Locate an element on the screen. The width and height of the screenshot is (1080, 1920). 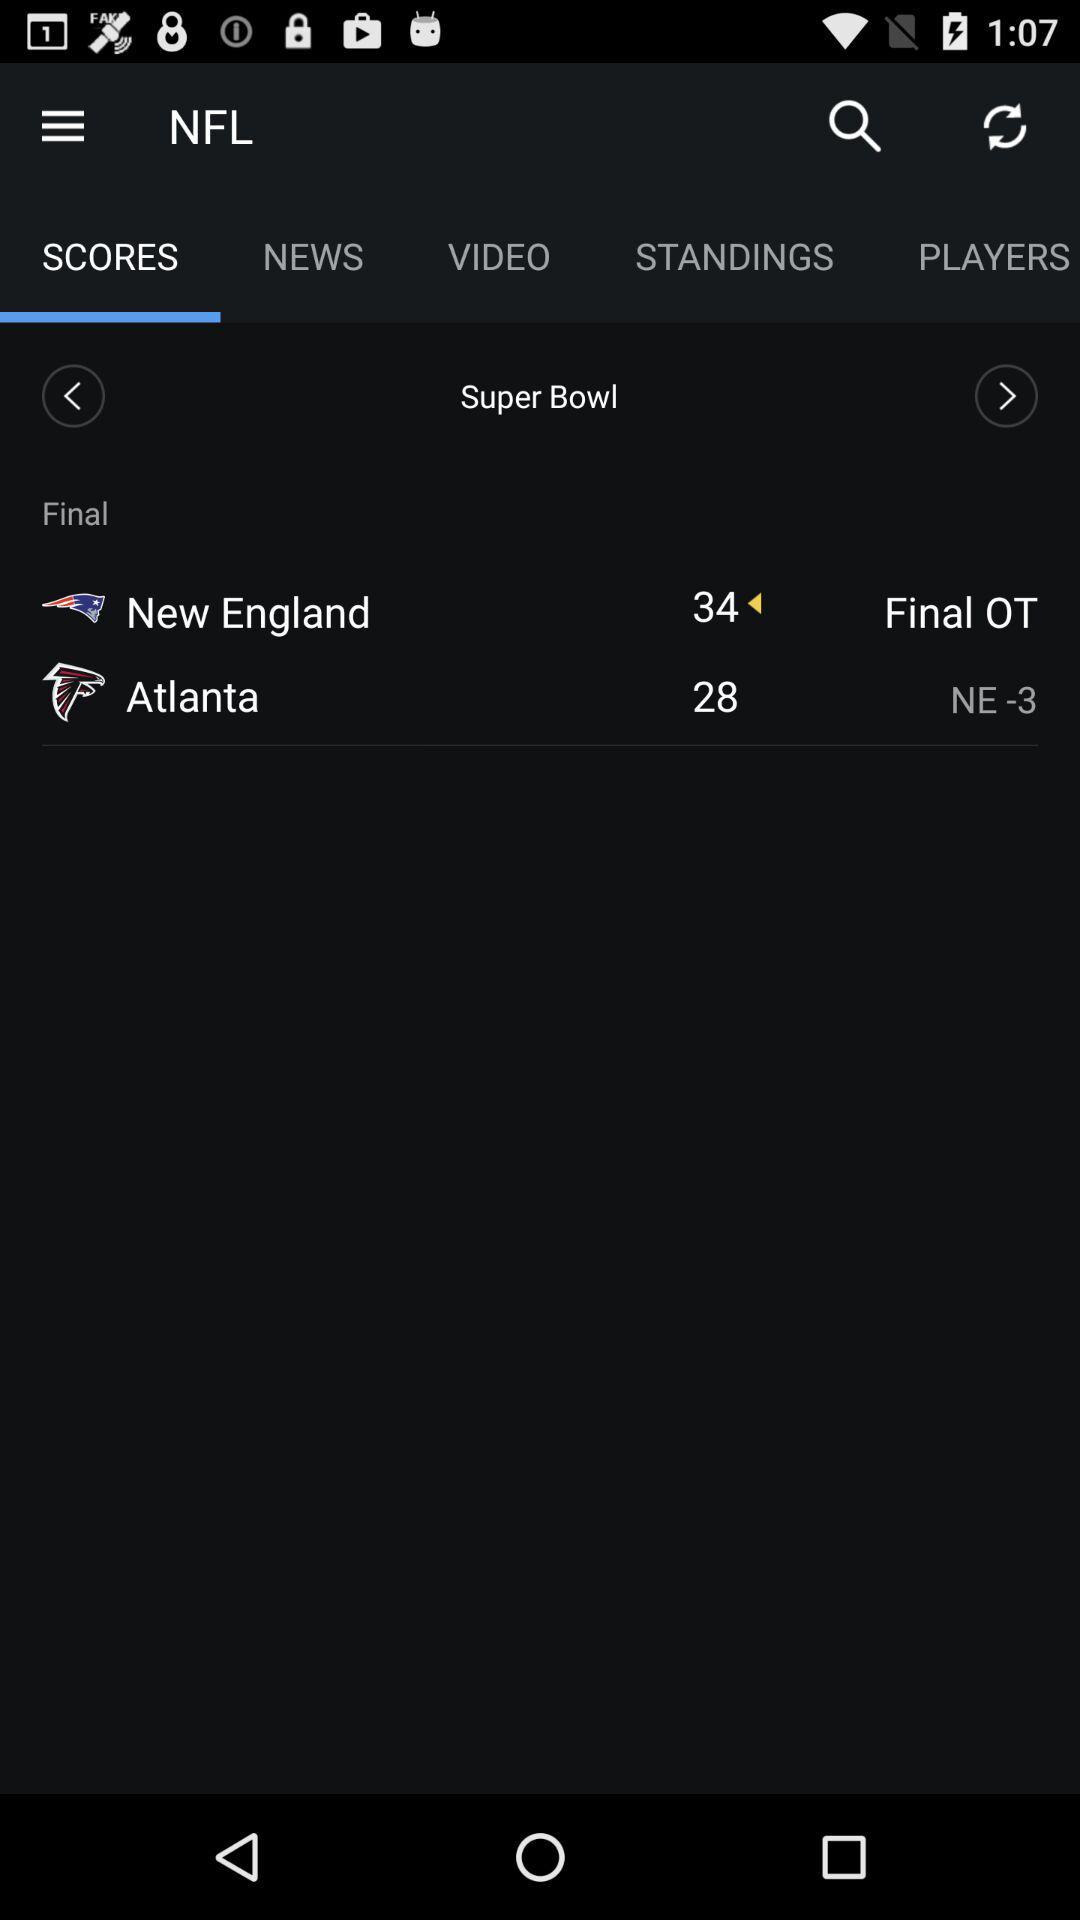
the final ot icon is located at coordinates (901, 610).